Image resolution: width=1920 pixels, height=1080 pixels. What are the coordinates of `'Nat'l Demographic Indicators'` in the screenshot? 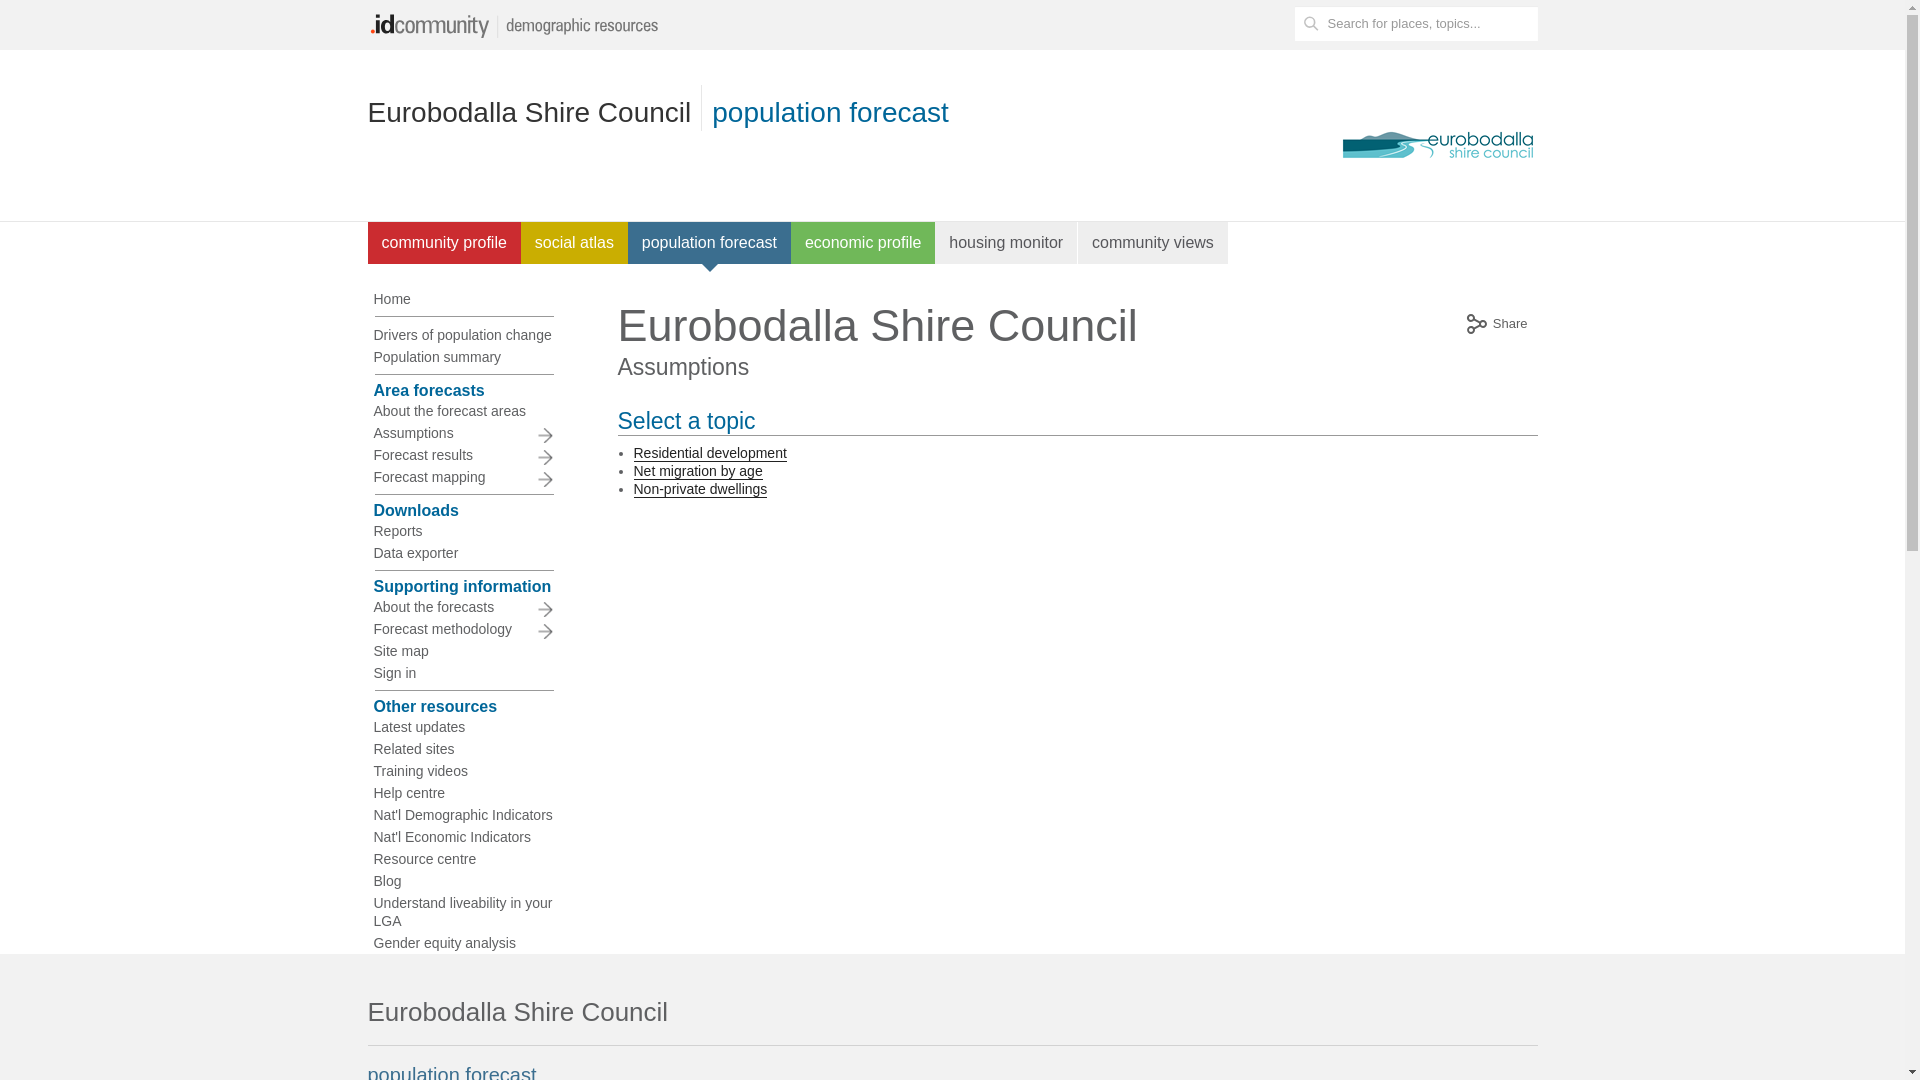 It's located at (368, 814).